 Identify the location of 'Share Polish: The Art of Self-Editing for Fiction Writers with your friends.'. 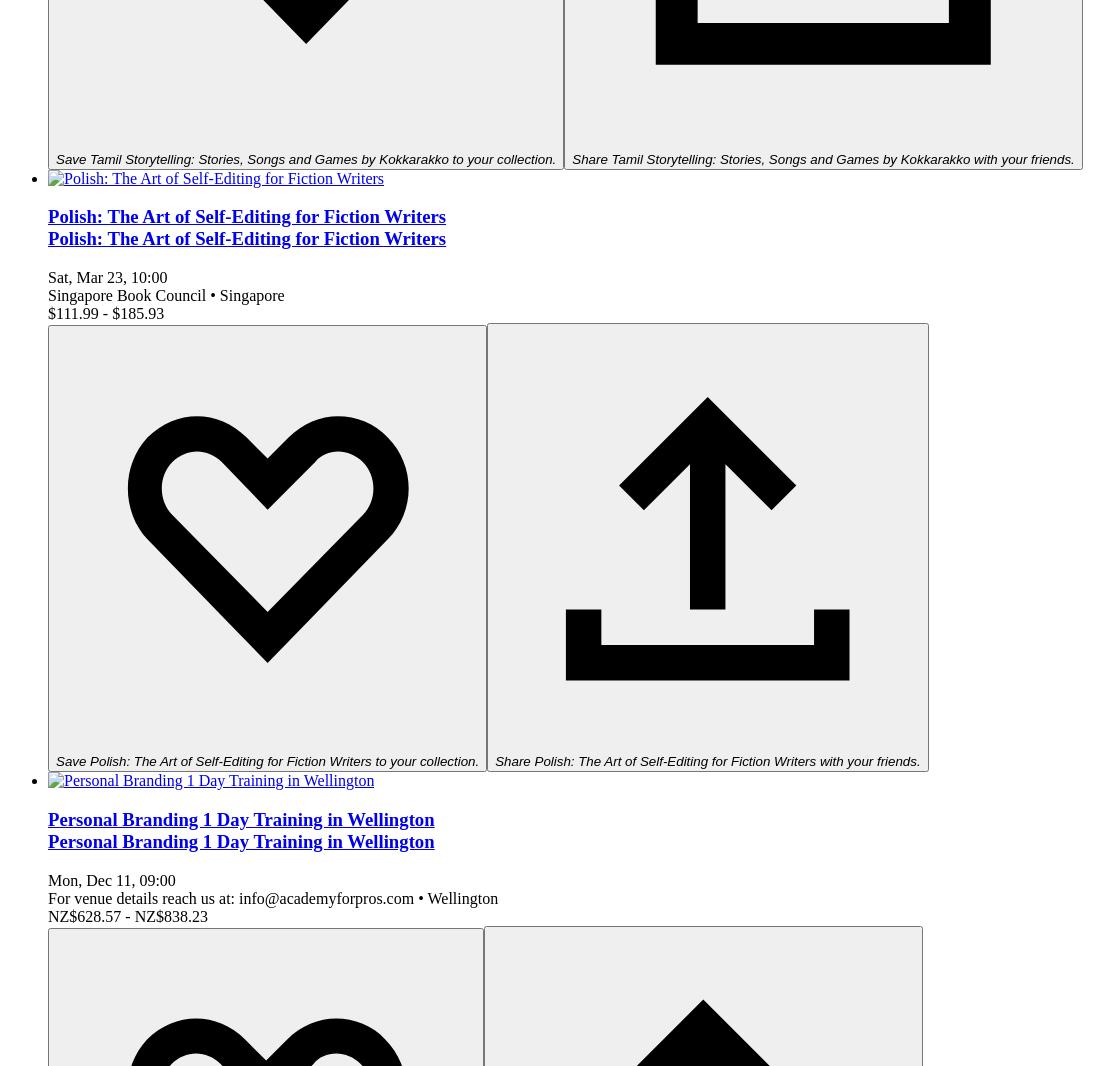
(706, 760).